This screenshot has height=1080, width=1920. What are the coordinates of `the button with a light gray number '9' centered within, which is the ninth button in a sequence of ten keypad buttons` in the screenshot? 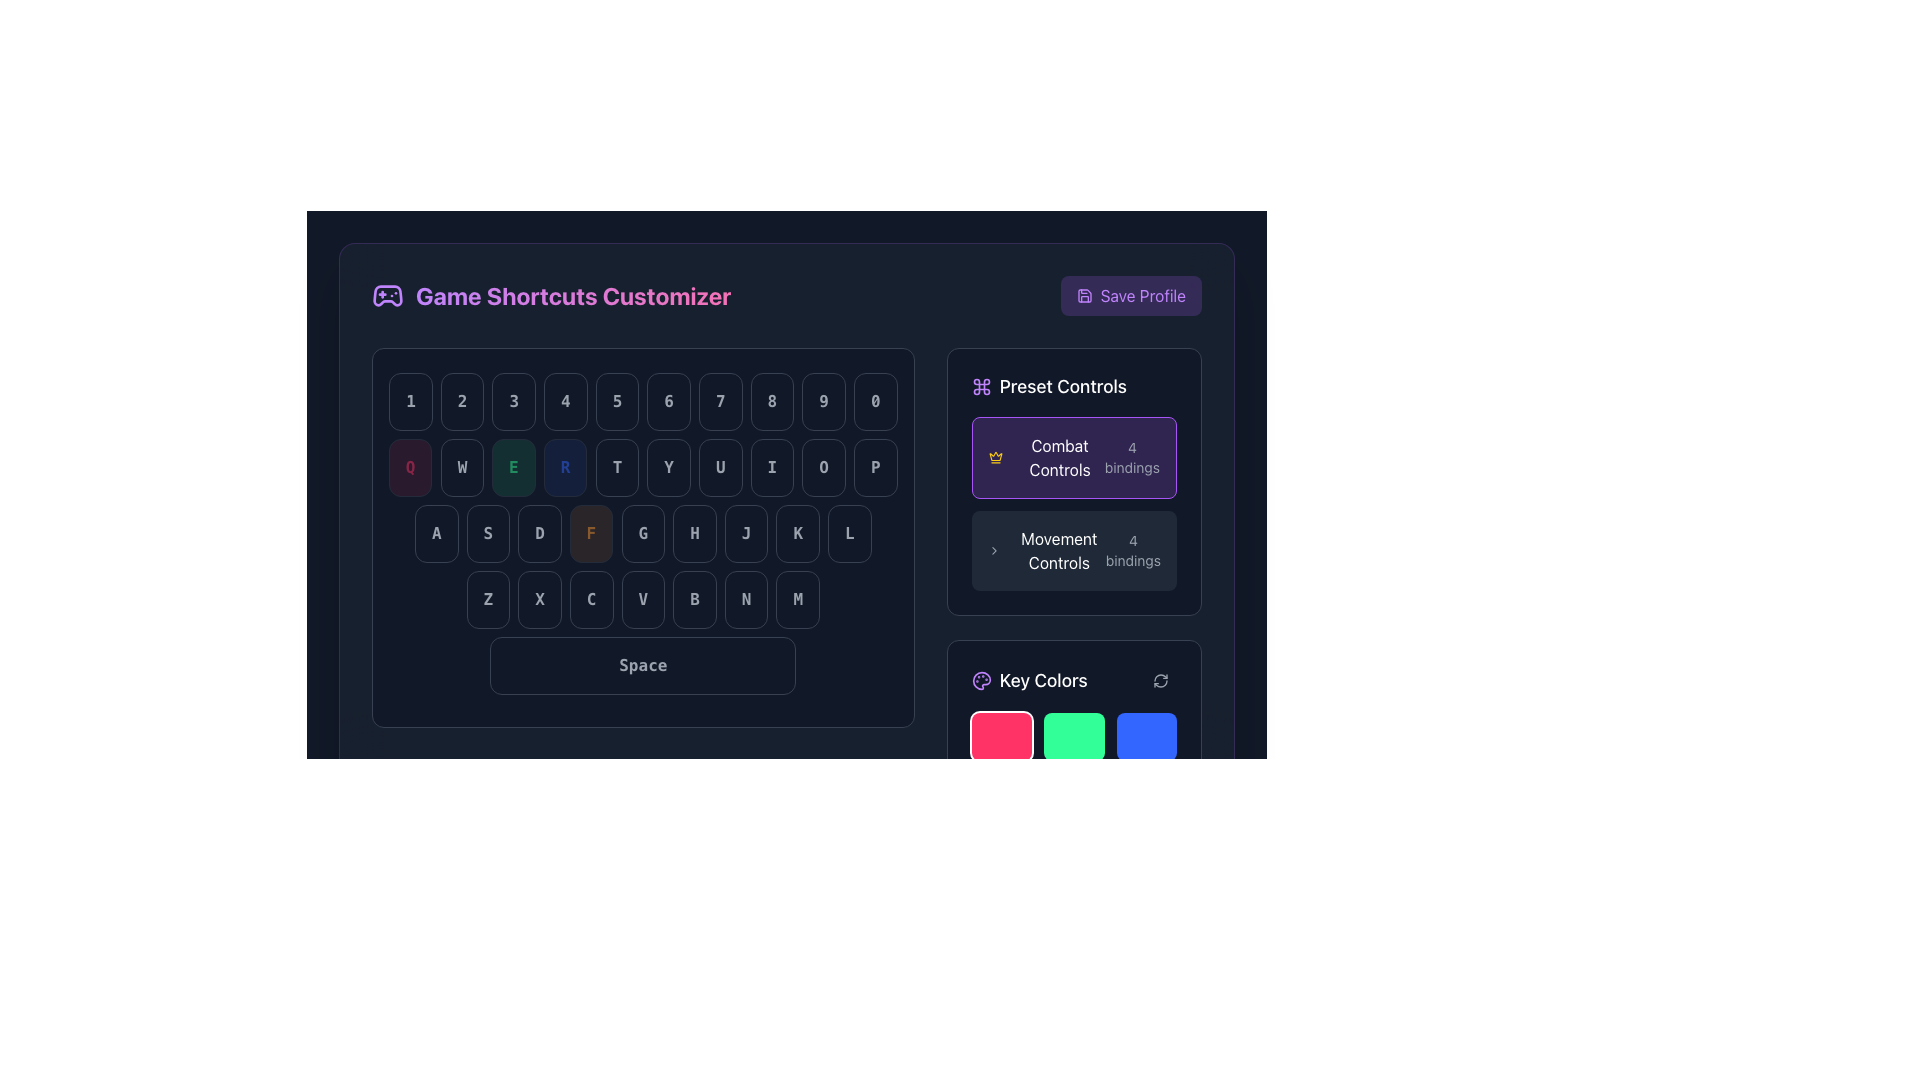 It's located at (824, 401).